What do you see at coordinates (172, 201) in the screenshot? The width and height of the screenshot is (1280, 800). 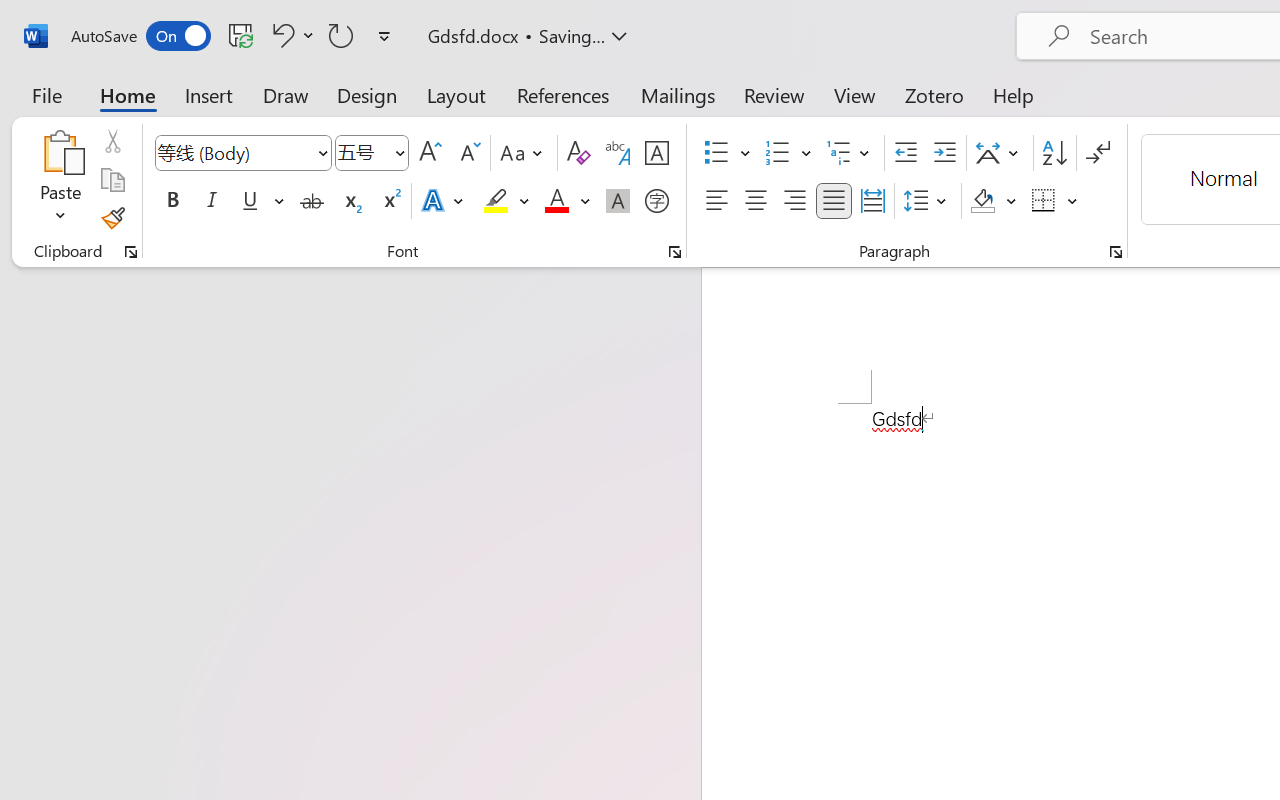 I see `'Bold'` at bounding box center [172, 201].